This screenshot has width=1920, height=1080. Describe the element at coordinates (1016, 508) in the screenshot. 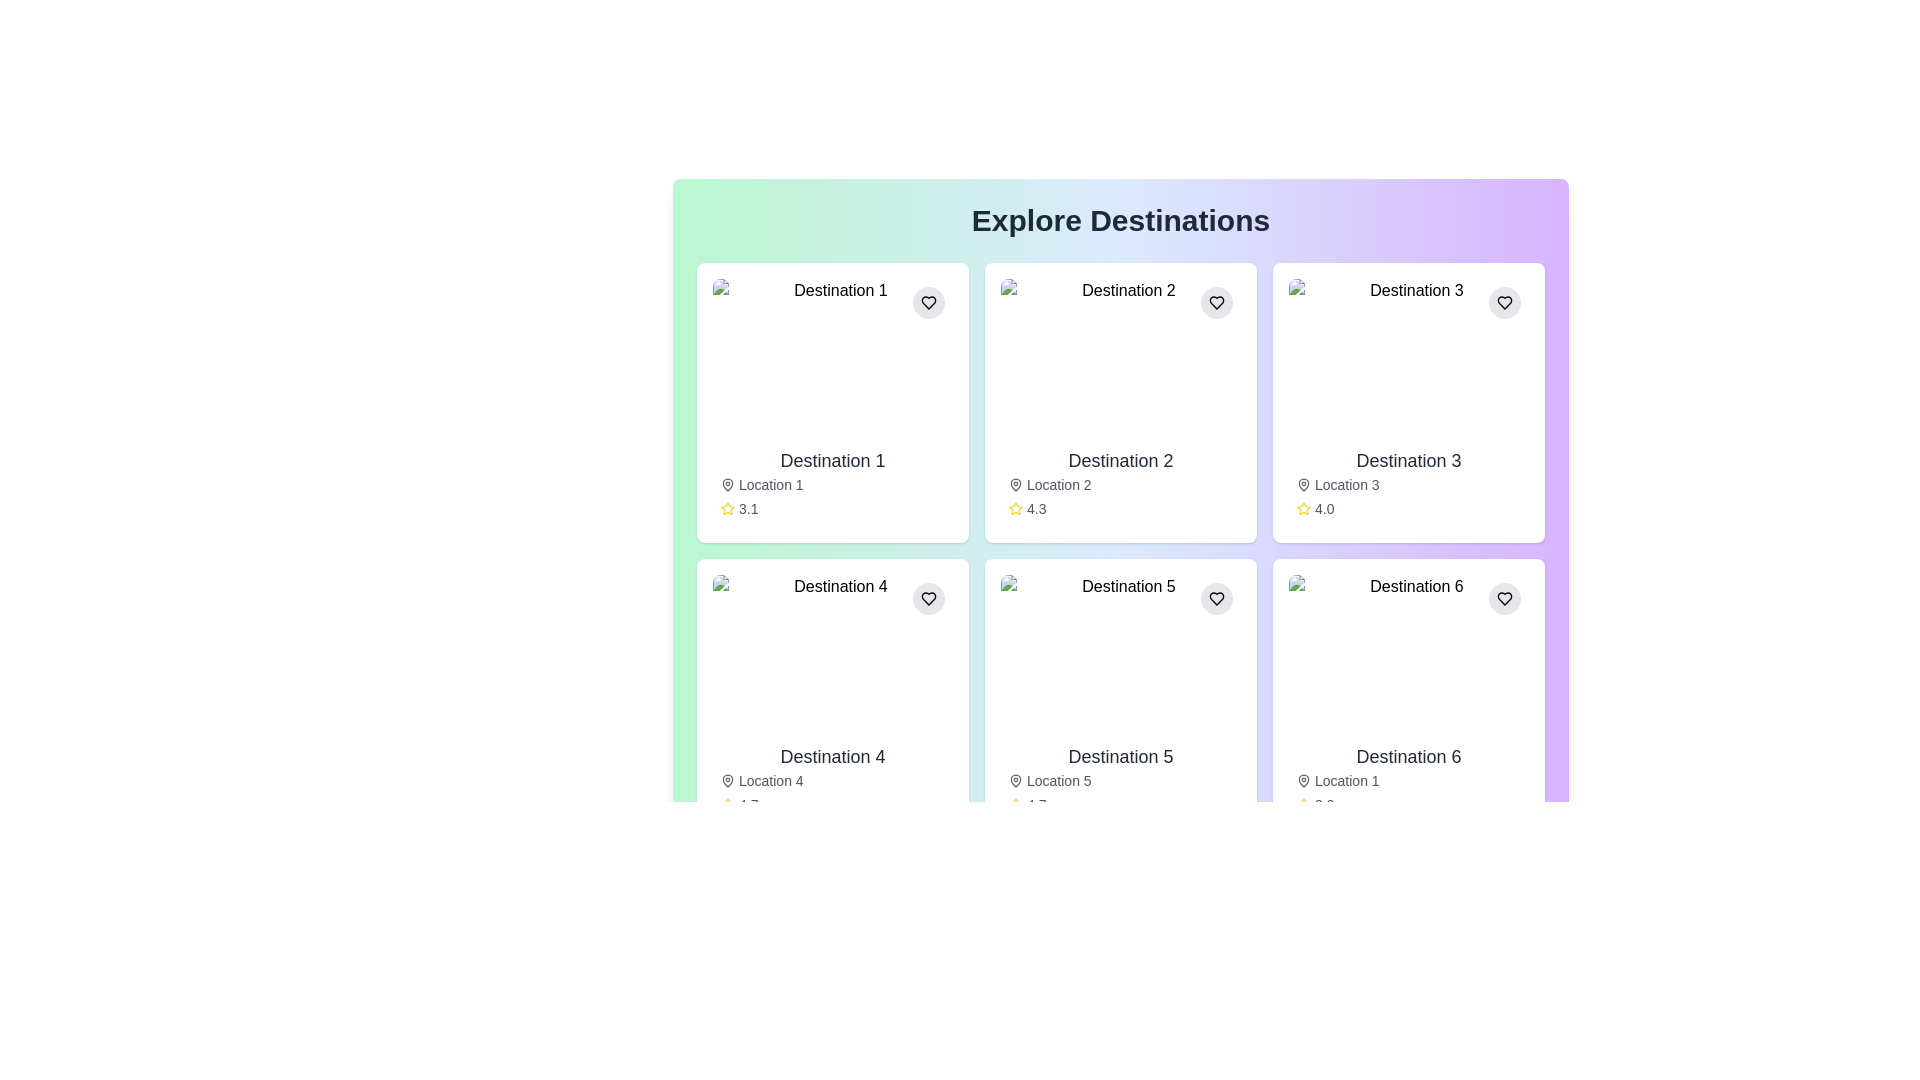

I see `the yellow star icon located next to the rating text '4.3' in the 'Destination 2' card` at that location.